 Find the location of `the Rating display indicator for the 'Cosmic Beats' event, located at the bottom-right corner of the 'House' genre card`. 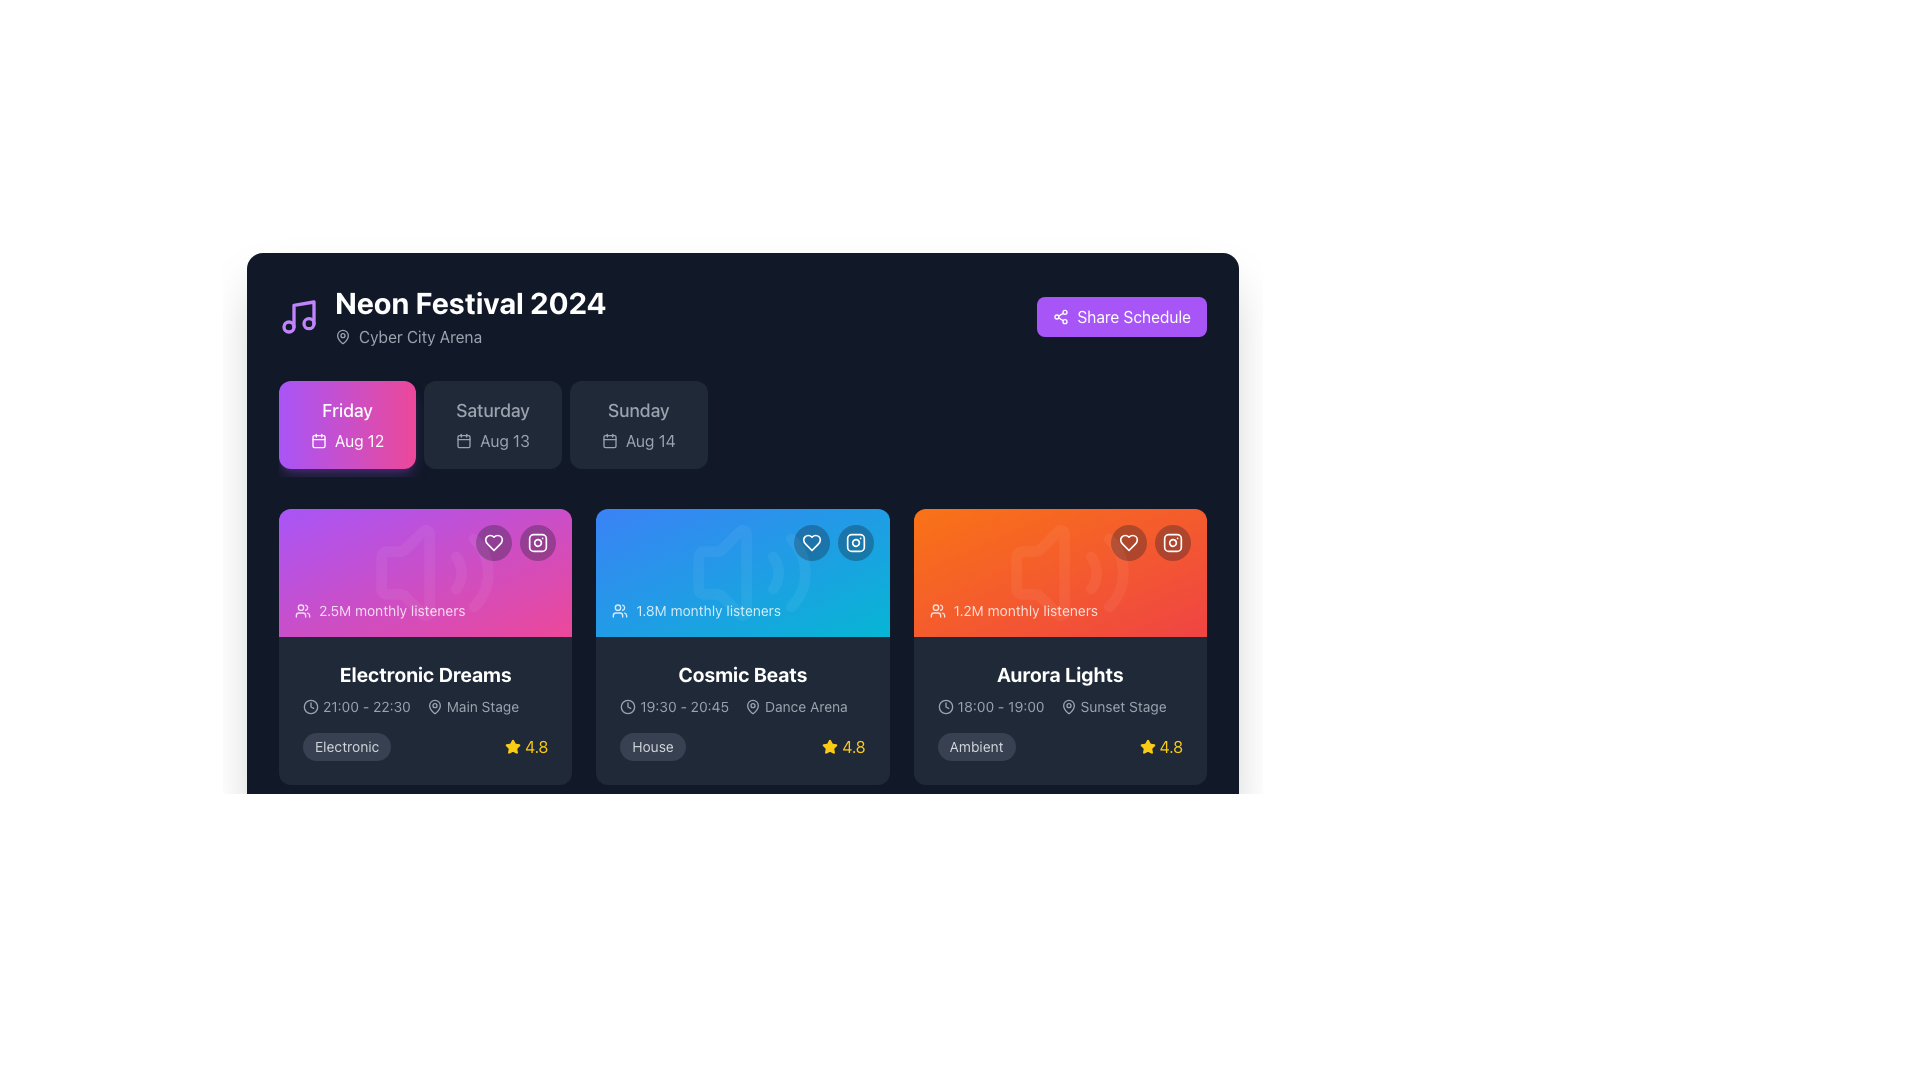

the Rating display indicator for the 'Cosmic Beats' event, located at the bottom-right corner of the 'House' genre card is located at coordinates (844, 747).